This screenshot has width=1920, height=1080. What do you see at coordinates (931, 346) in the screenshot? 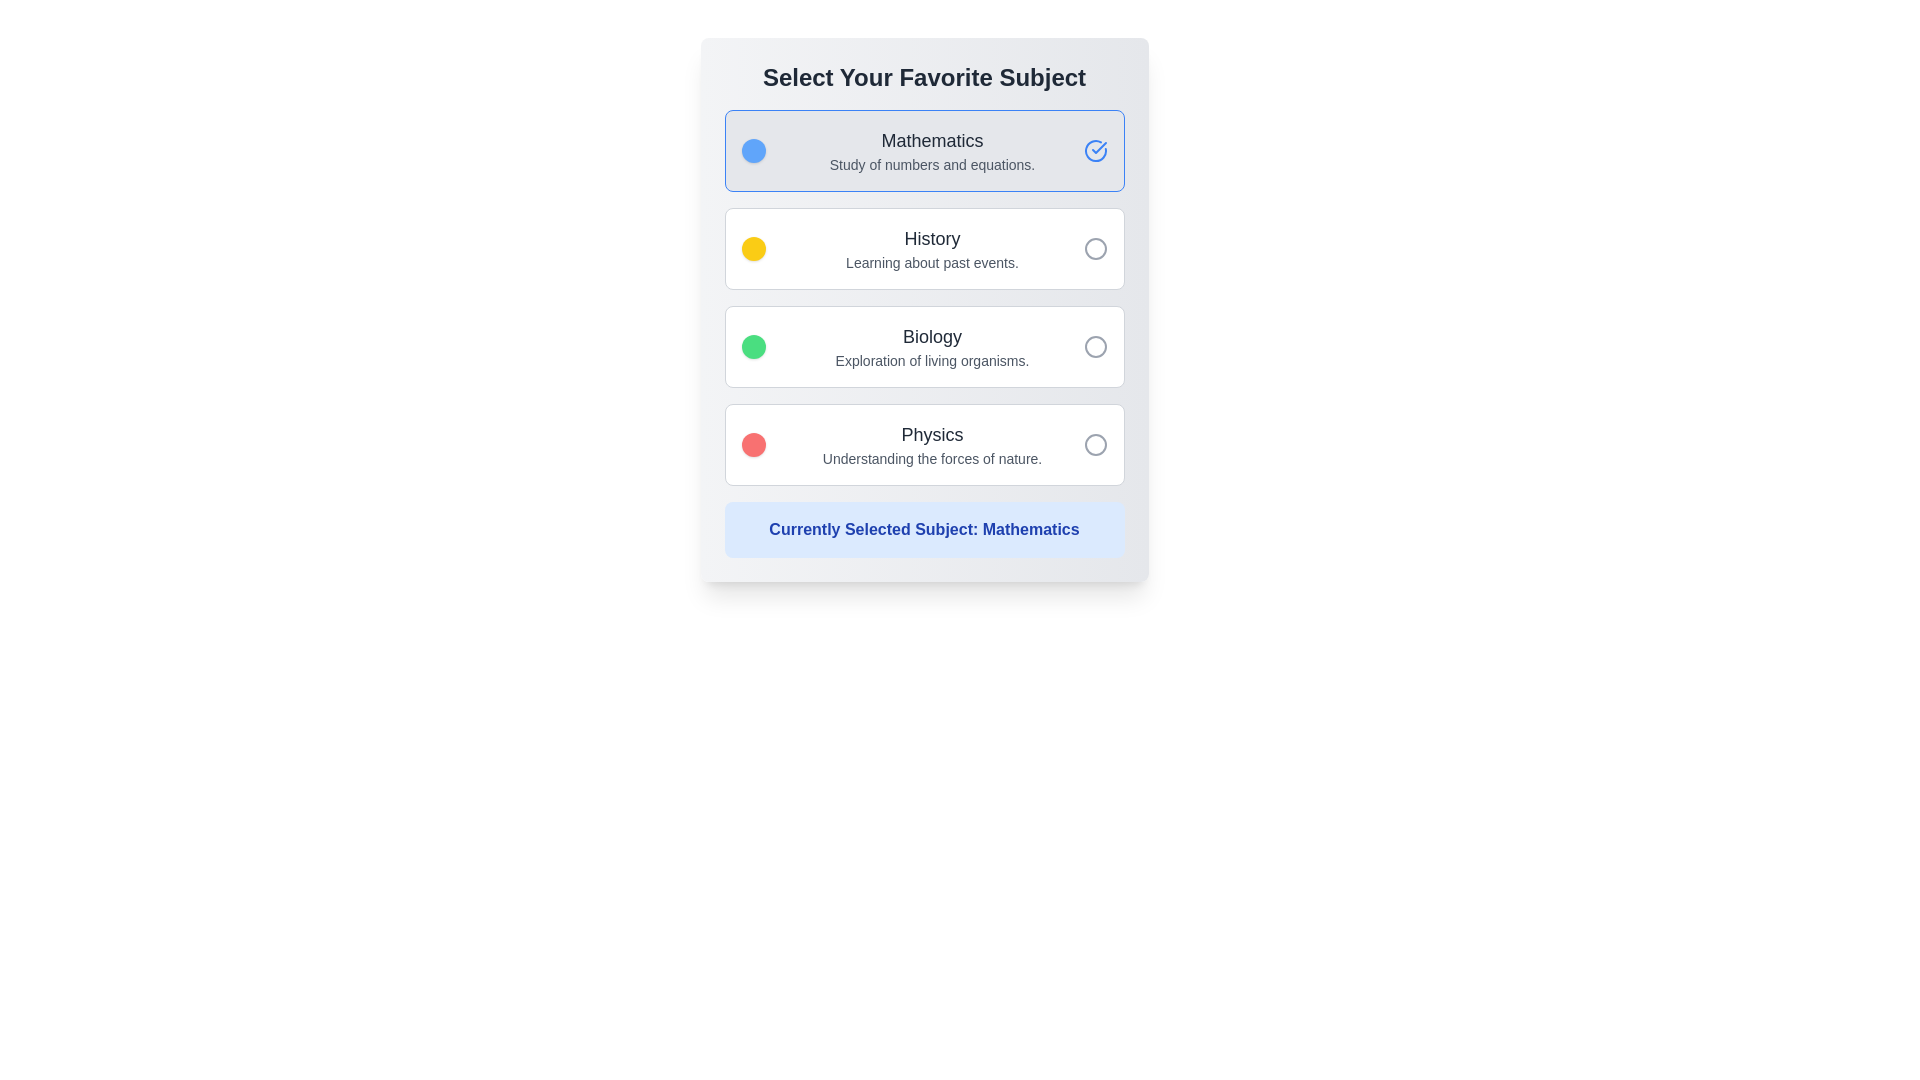
I see `the text display that provides the title and description of the 'Biology' option in the third row of the card-style list, positioned below a small green circular icon and above a gray outline radio button` at bounding box center [931, 346].